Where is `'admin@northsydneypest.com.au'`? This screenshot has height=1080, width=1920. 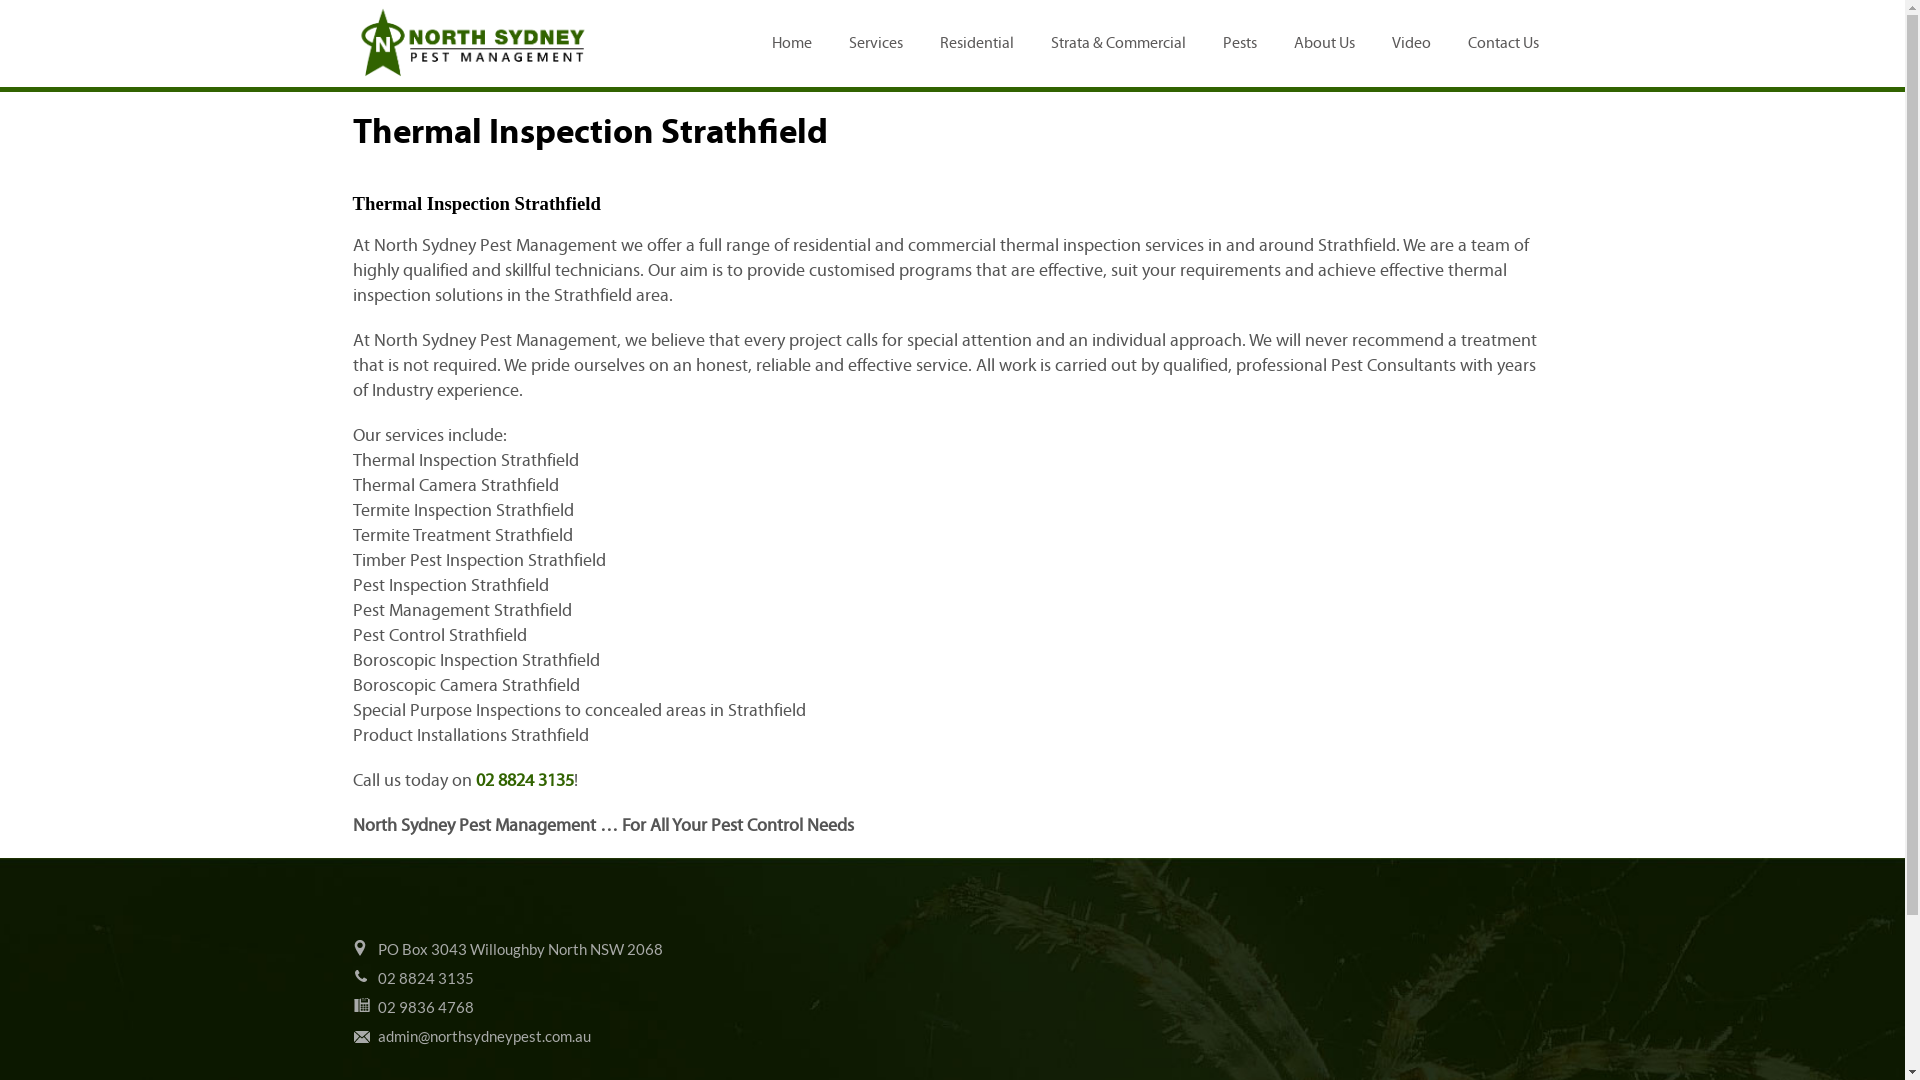 'admin@northsydneypest.com.au' is located at coordinates (484, 1035).